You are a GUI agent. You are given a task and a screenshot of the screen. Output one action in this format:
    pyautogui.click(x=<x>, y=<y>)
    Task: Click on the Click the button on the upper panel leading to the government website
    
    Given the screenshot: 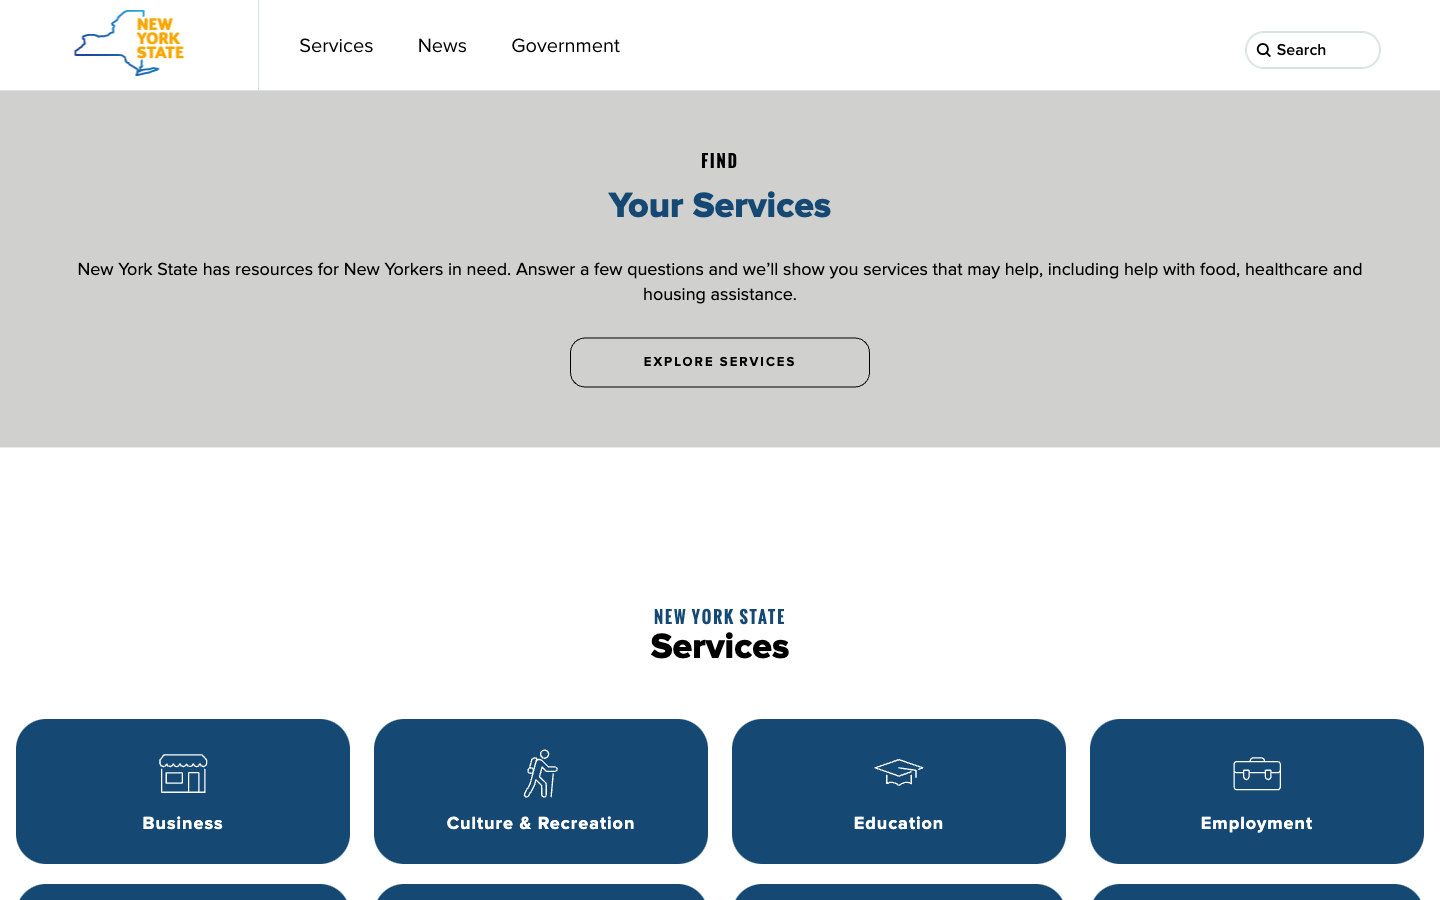 What is the action you would take?
    pyautogui.click(x=565, y=44)
    